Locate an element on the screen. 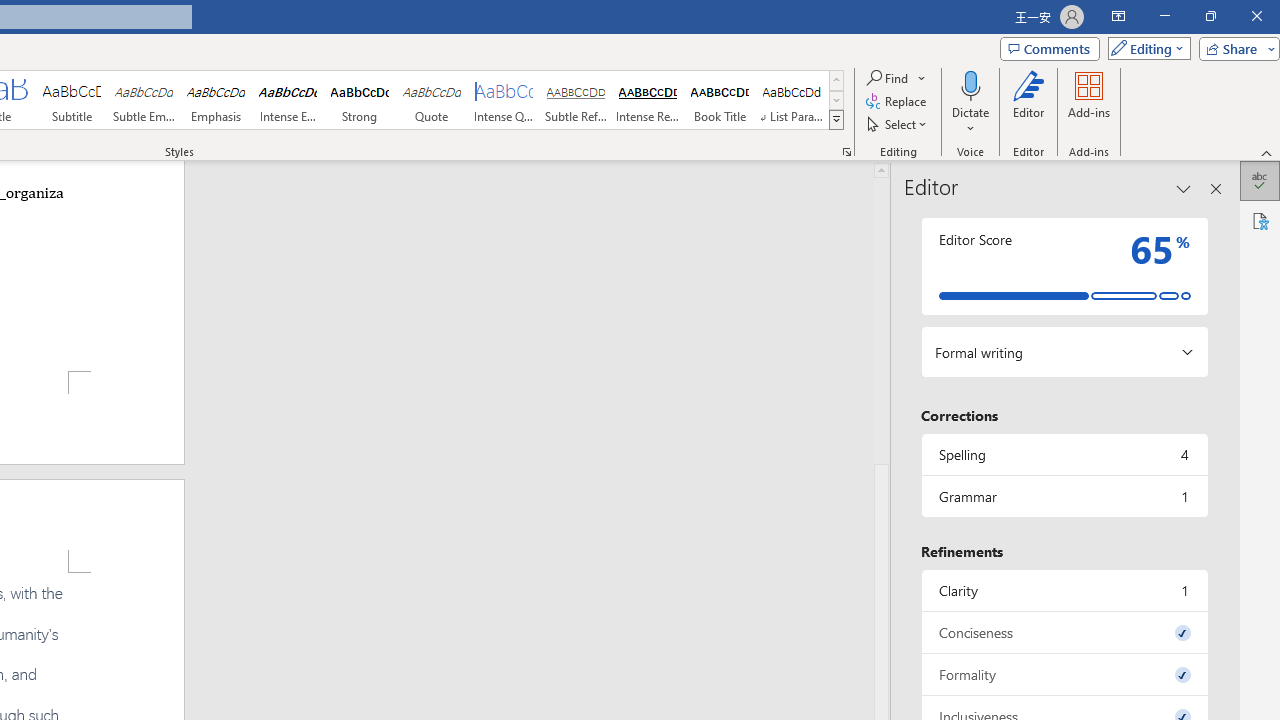 The image size is (1280, 720). 'Styles' is located at coordinates (836, 120).